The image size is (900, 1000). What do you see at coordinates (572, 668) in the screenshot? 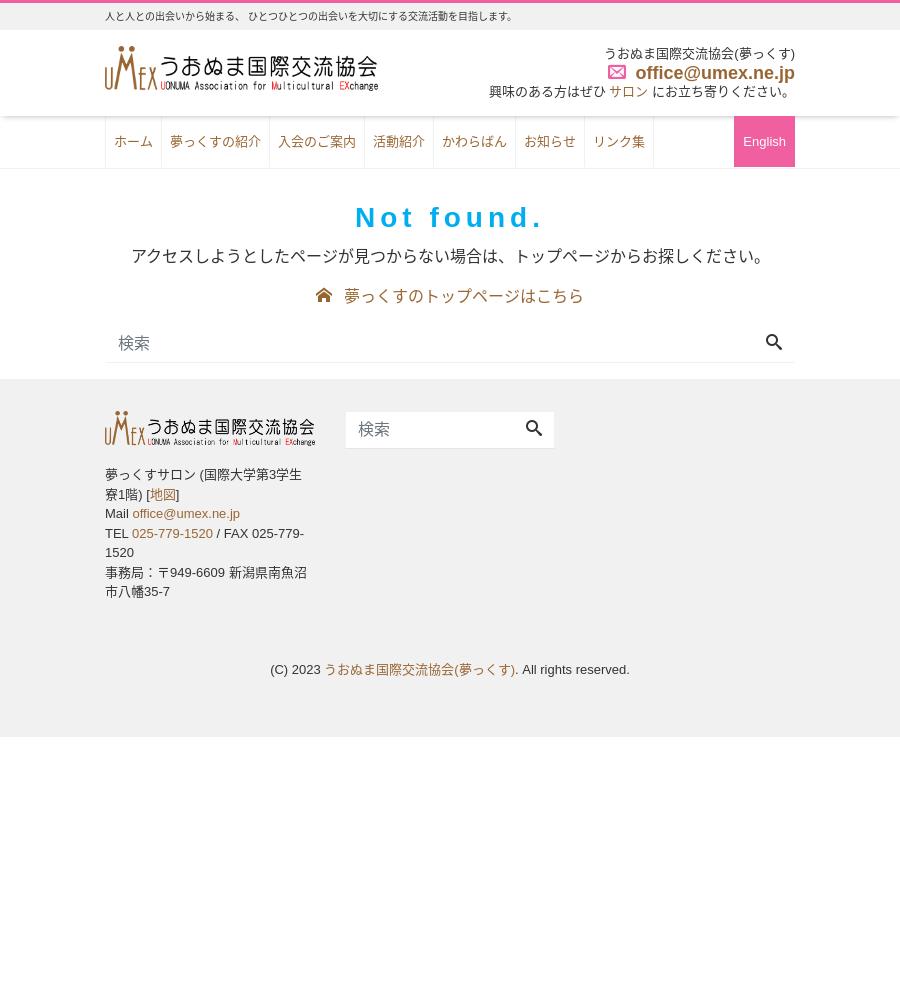
I see `'. All rights reserved.'` at bounding box center [572, 668].